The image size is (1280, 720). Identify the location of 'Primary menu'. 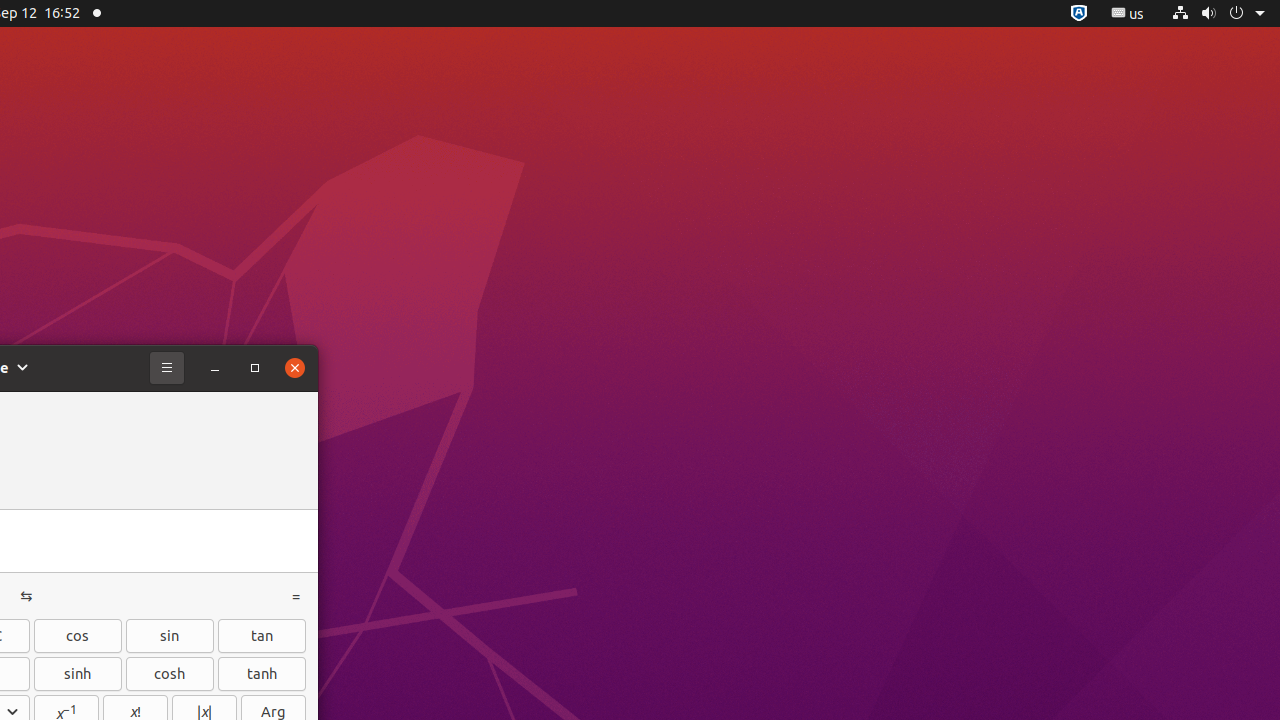
(167, 367).